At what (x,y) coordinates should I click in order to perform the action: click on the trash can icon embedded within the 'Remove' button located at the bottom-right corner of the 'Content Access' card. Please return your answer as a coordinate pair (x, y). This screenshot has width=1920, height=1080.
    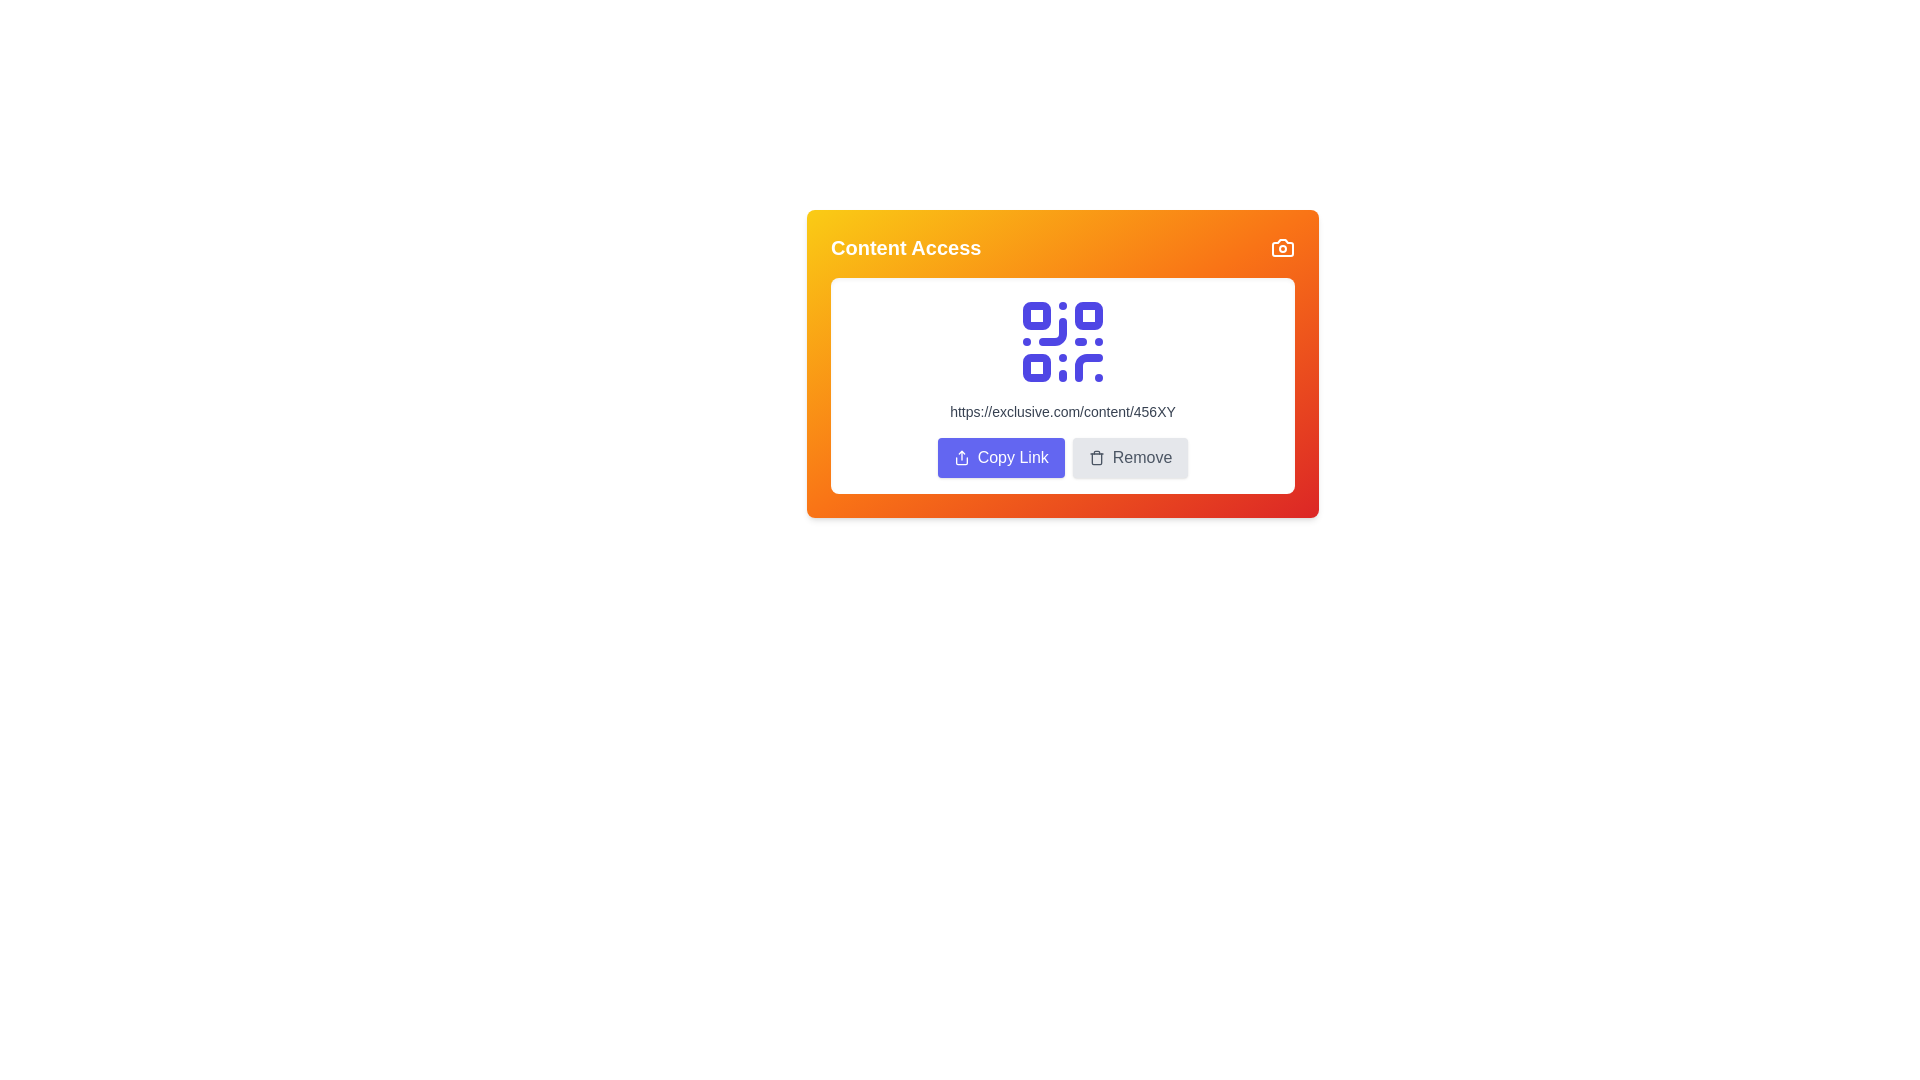
    Looking at the image, I should click on (1095, 458).